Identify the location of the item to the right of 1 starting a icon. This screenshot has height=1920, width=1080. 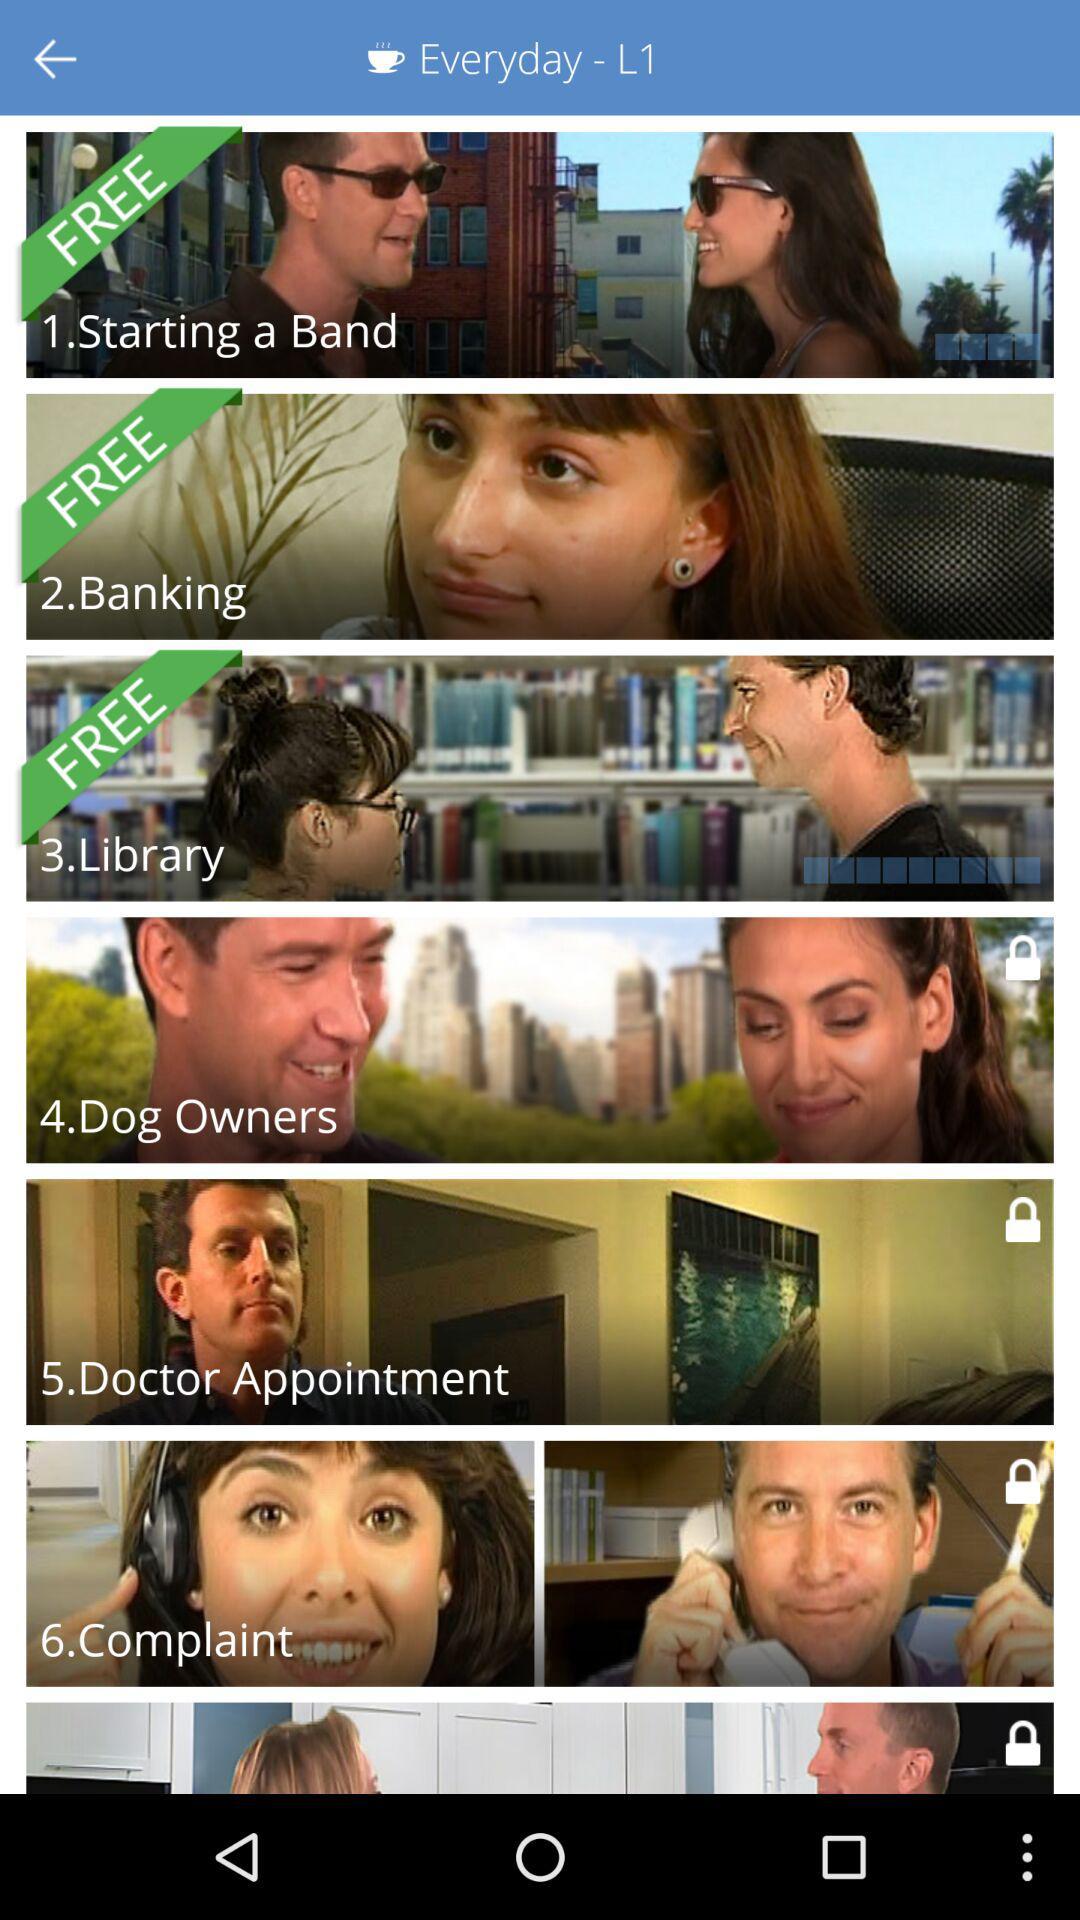
(801, 346).